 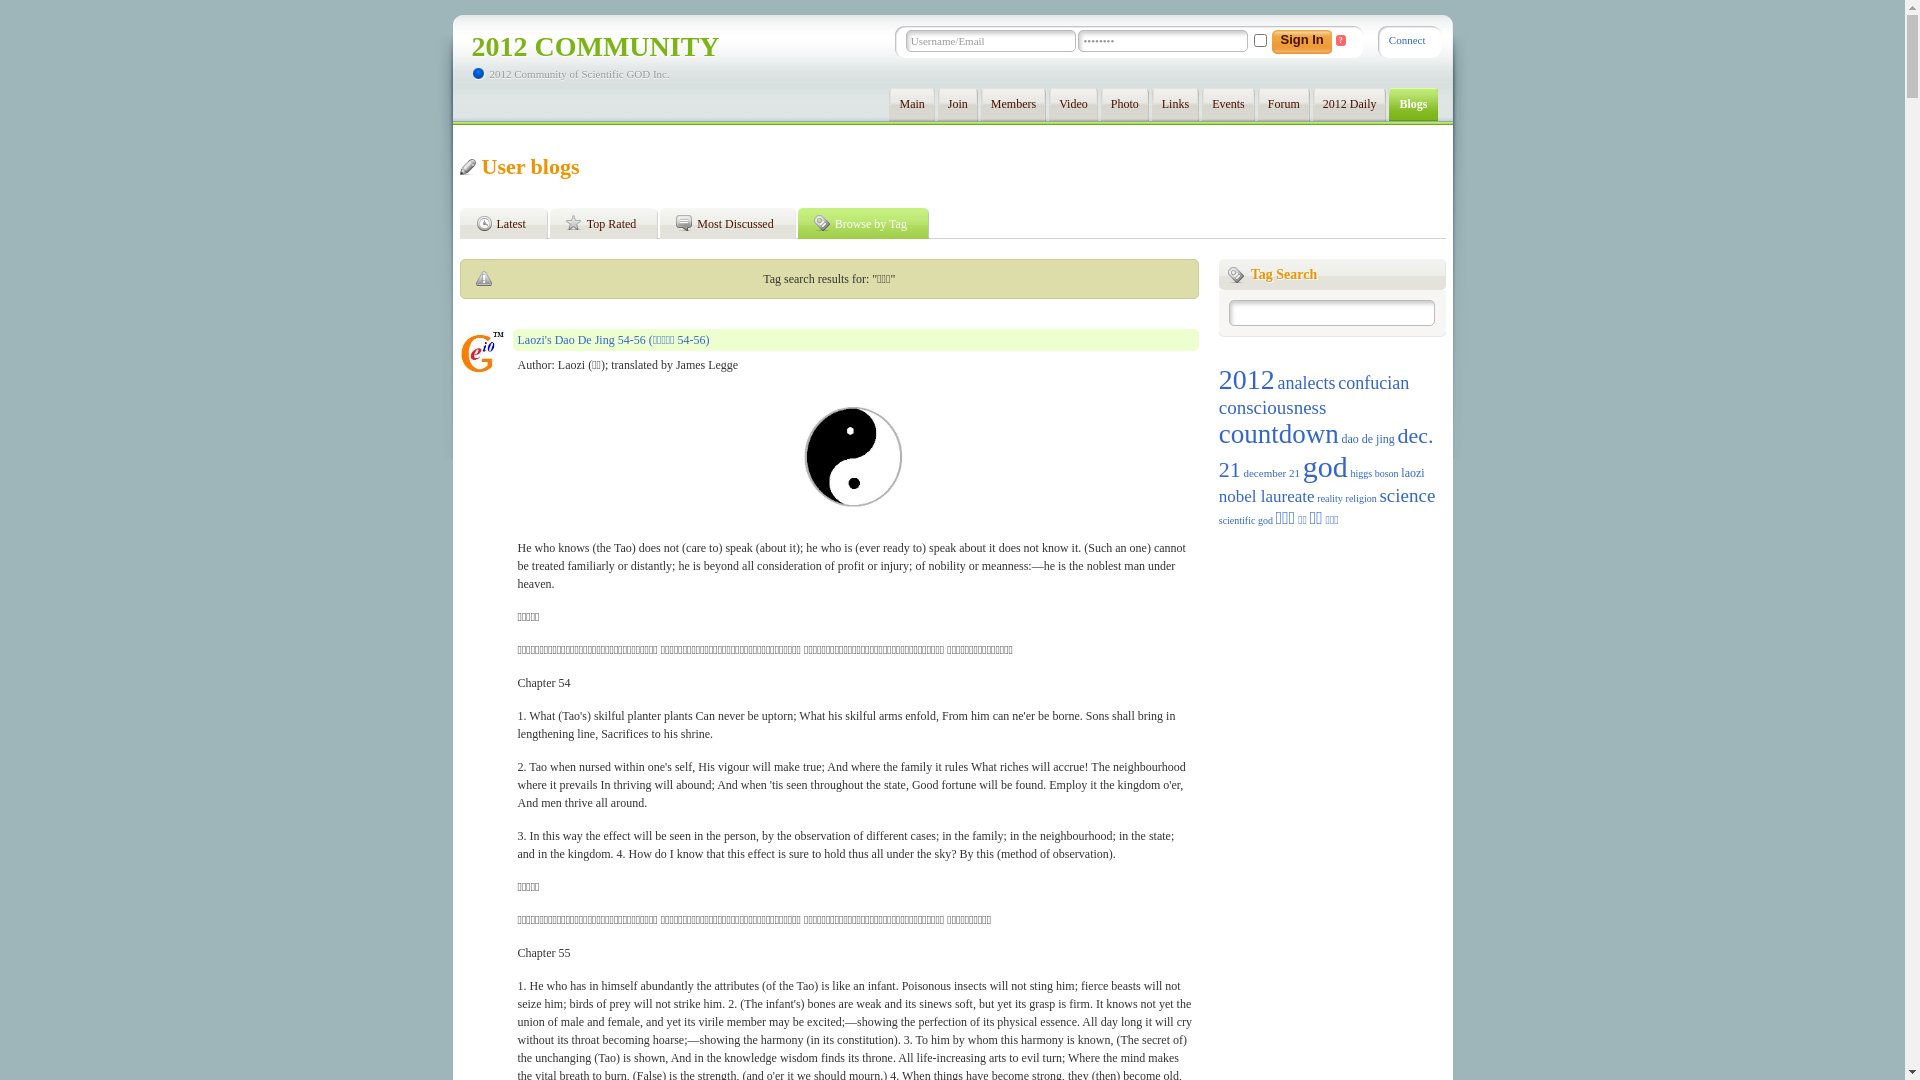 What do you see at coordinates (1245, 519) in the screenshot?
I see `'scientific god'` at bounding box center [1245, 519].